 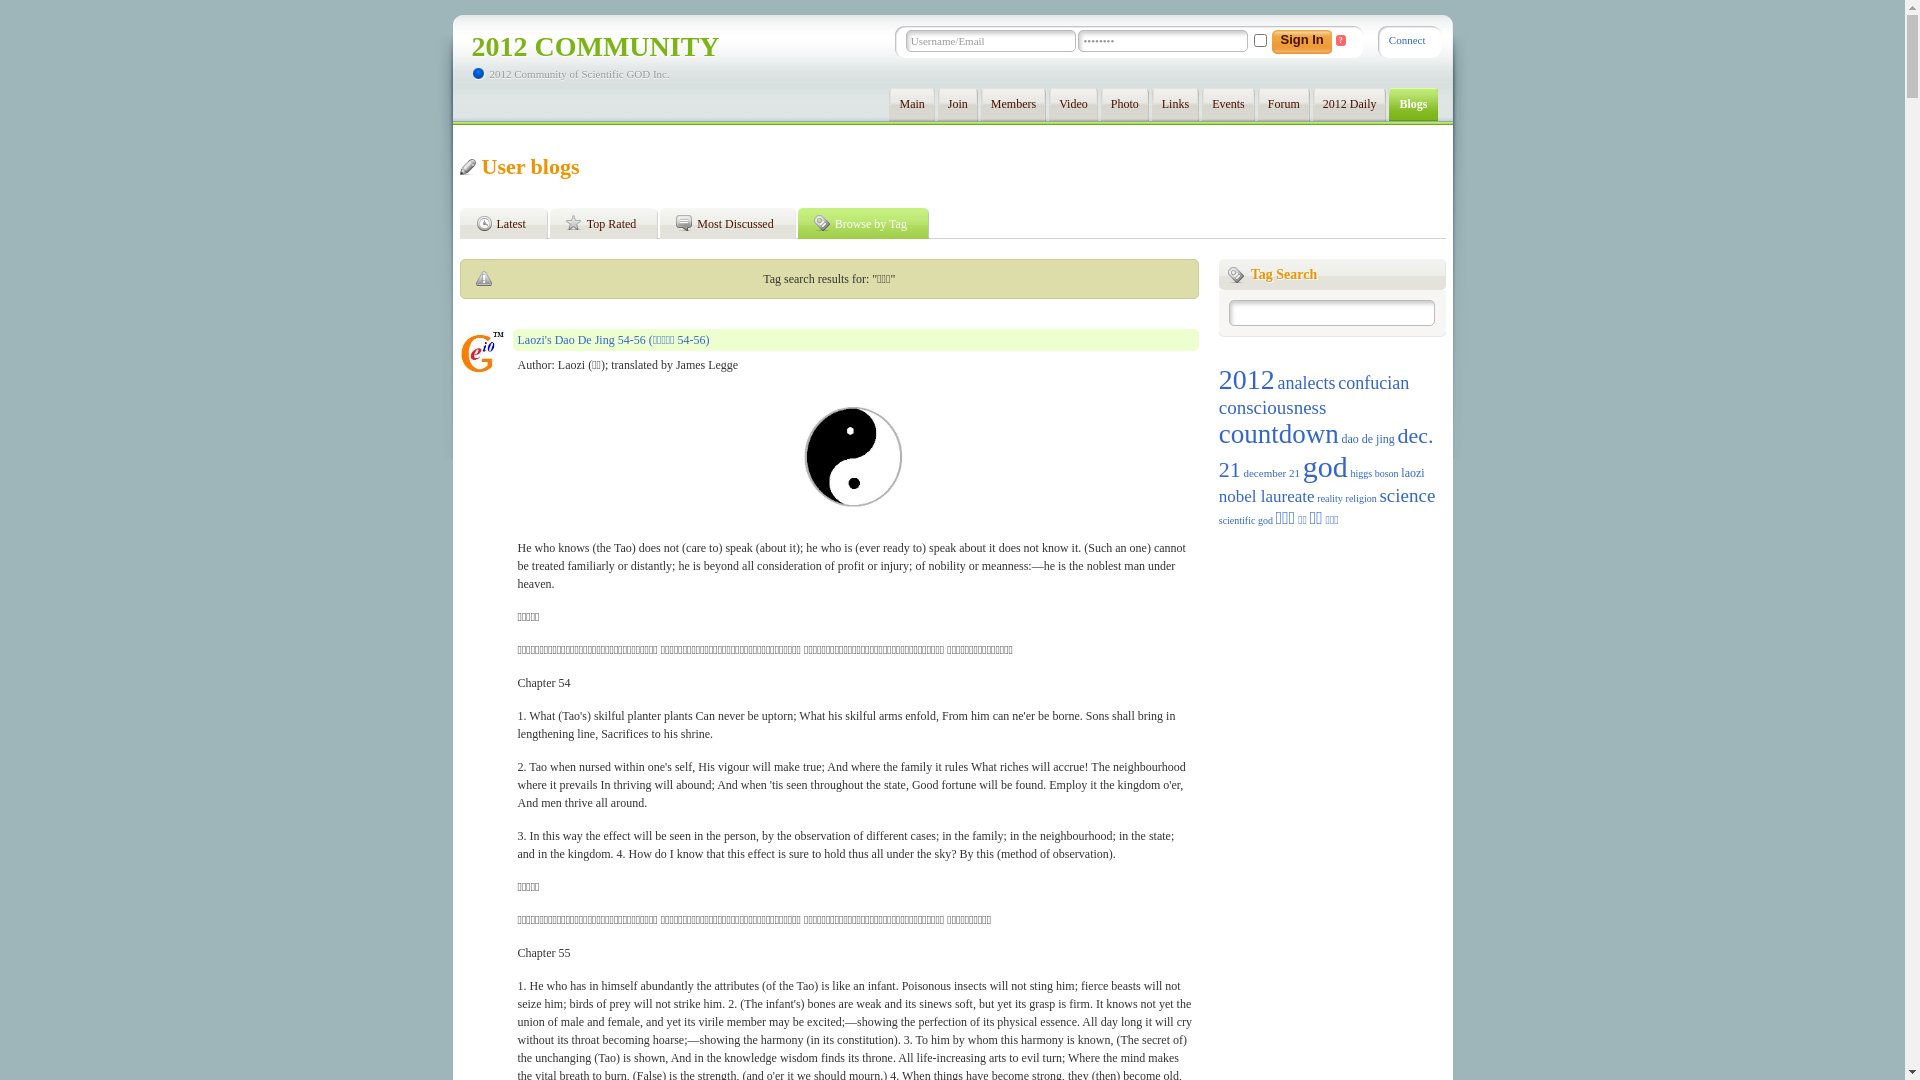 What do you see at coordinates (1245, 519) in the screenshot?
I see `'scientific god'` at bounding box center [1245, 519].